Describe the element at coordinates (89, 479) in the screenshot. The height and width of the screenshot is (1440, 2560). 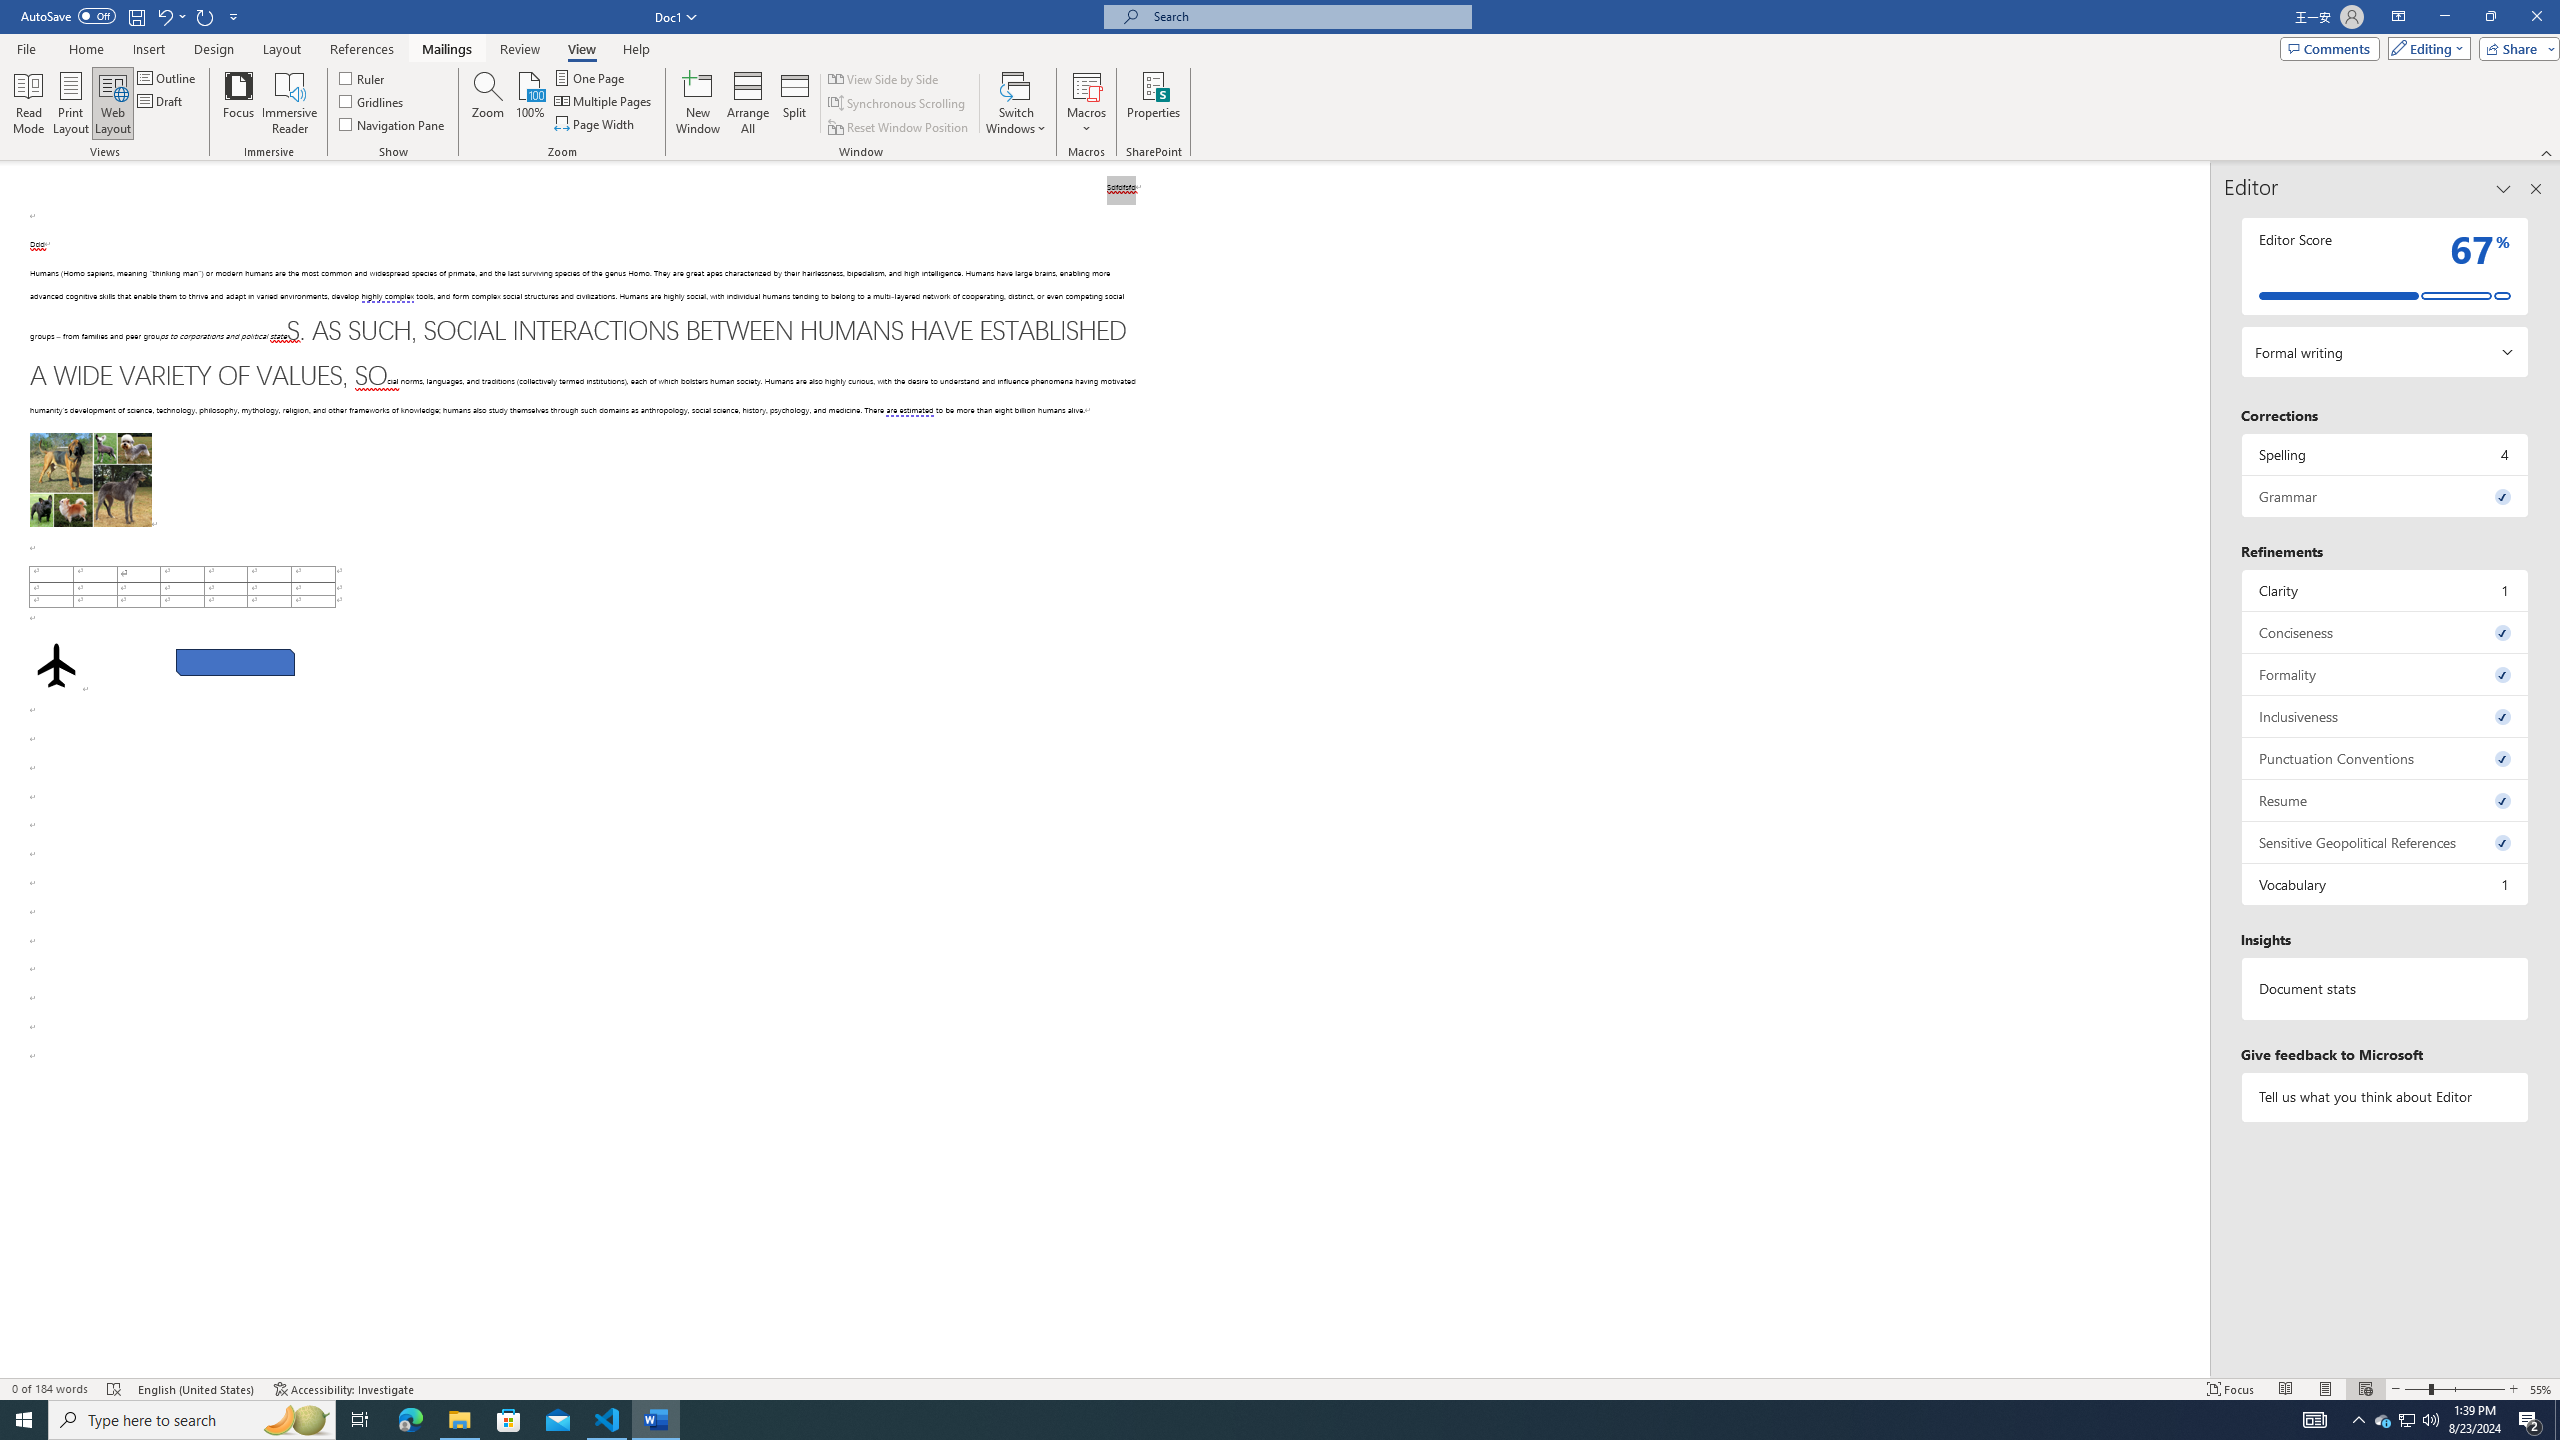
I see `'Morphological variation in six dogs'` at that location.